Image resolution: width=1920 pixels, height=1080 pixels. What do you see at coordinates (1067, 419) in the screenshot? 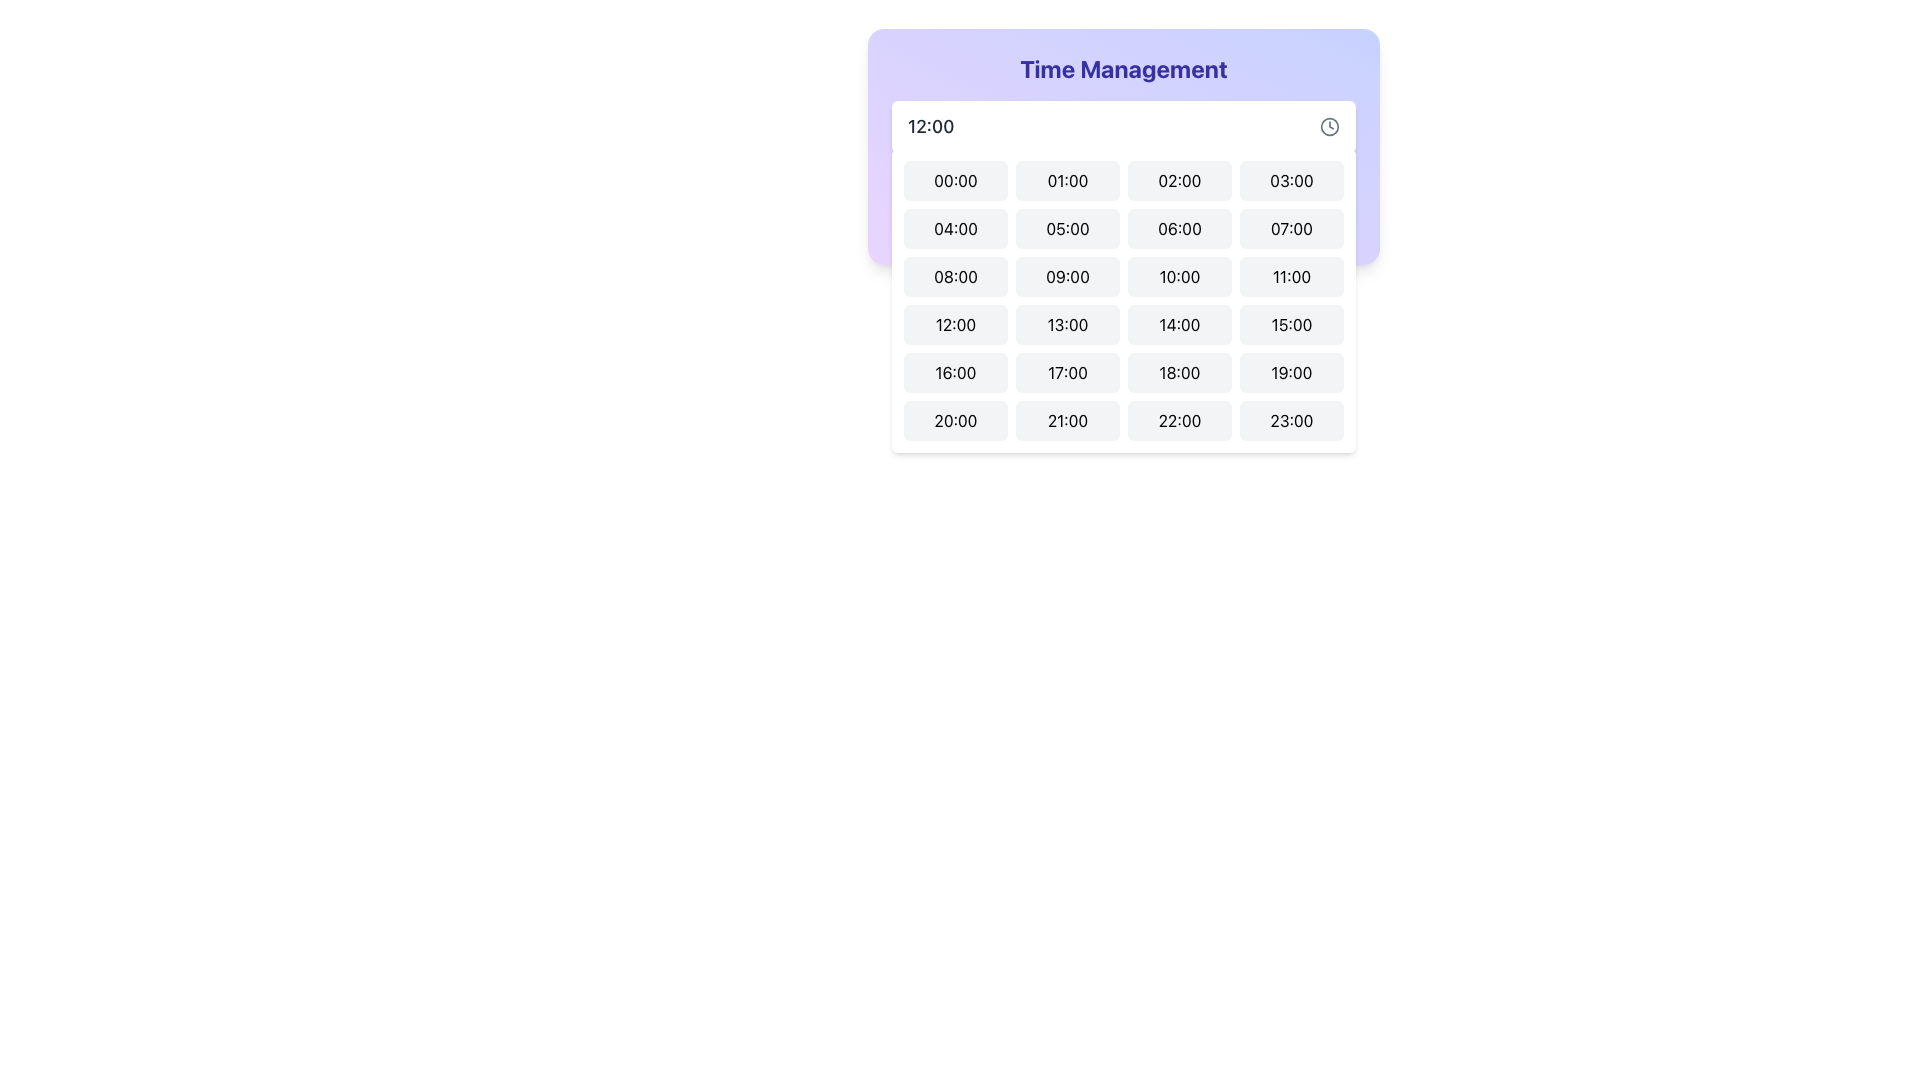
I see `the button that allows the user to select '21:00' in the 'Time Management' popup` at bounding box center [1067, 419].